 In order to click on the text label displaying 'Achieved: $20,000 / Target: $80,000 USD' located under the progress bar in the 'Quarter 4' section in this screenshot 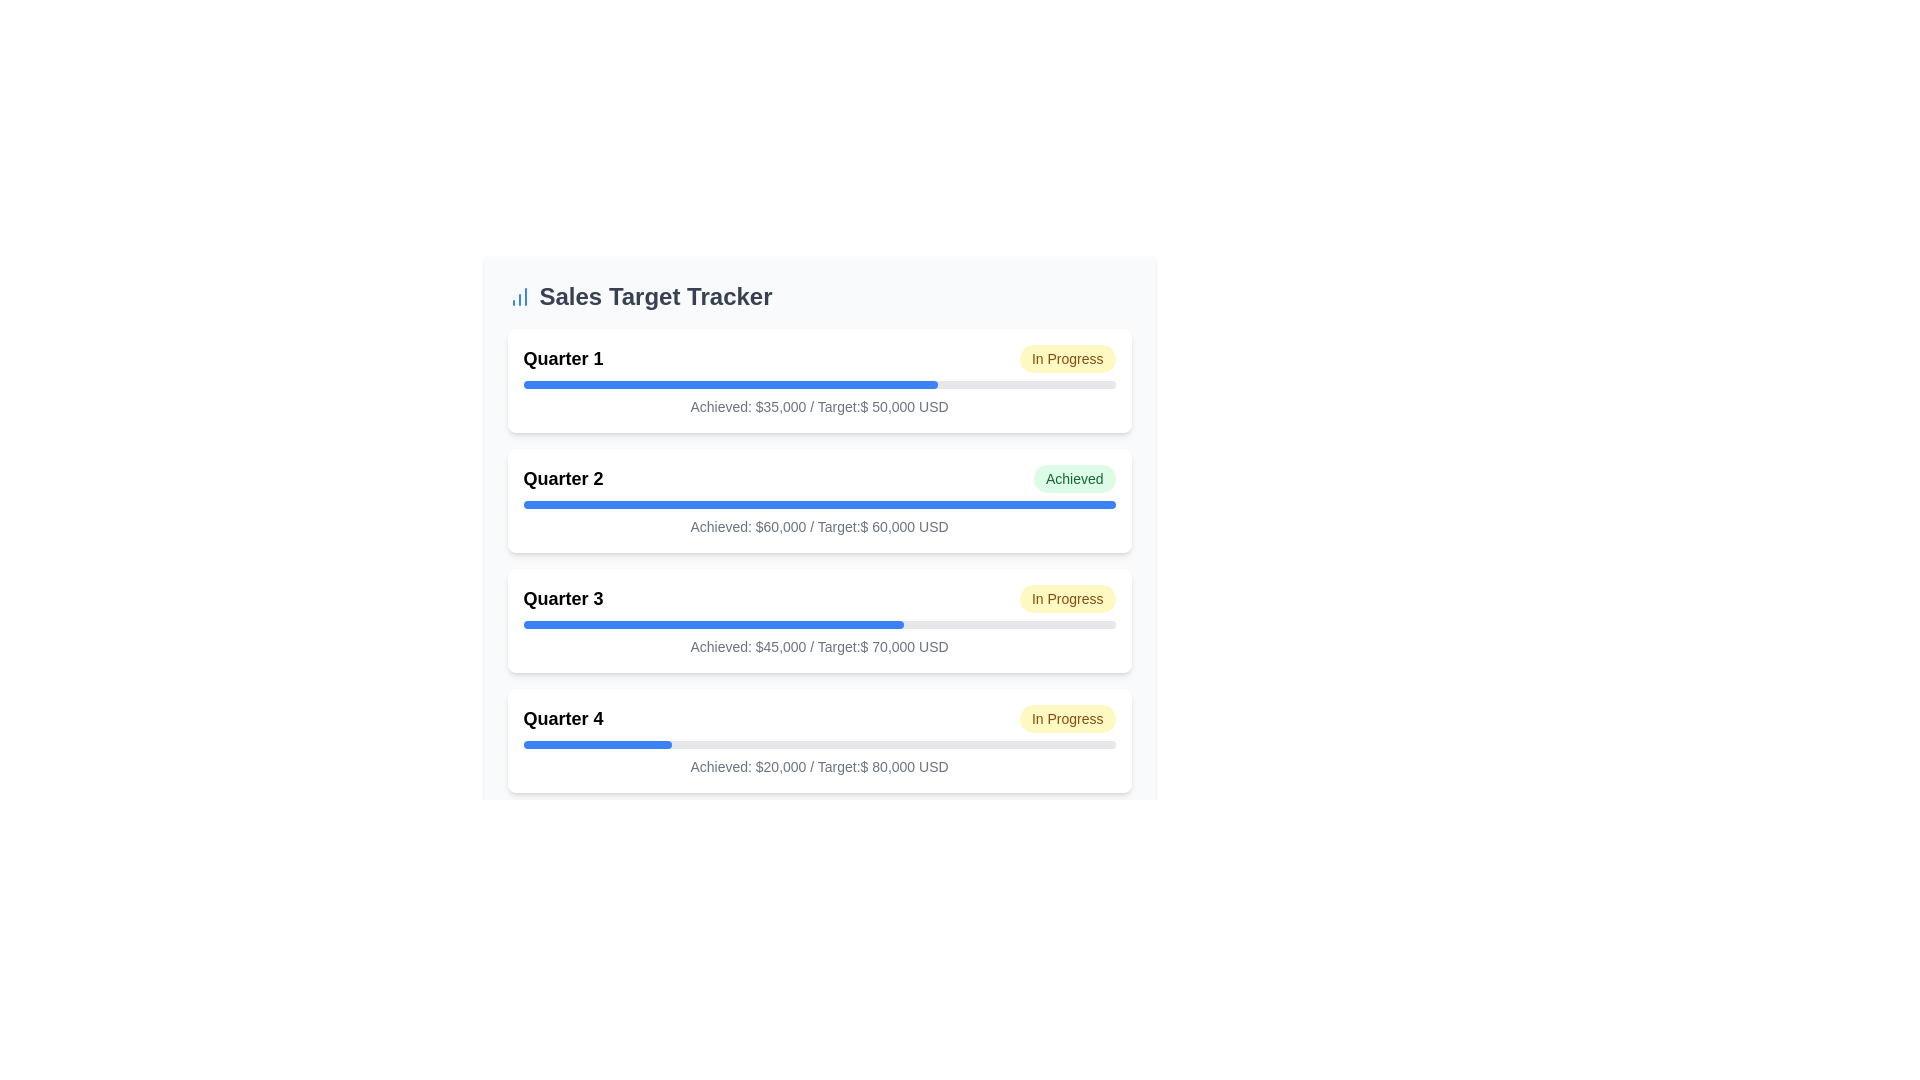, I will do `click(819, 766)`.